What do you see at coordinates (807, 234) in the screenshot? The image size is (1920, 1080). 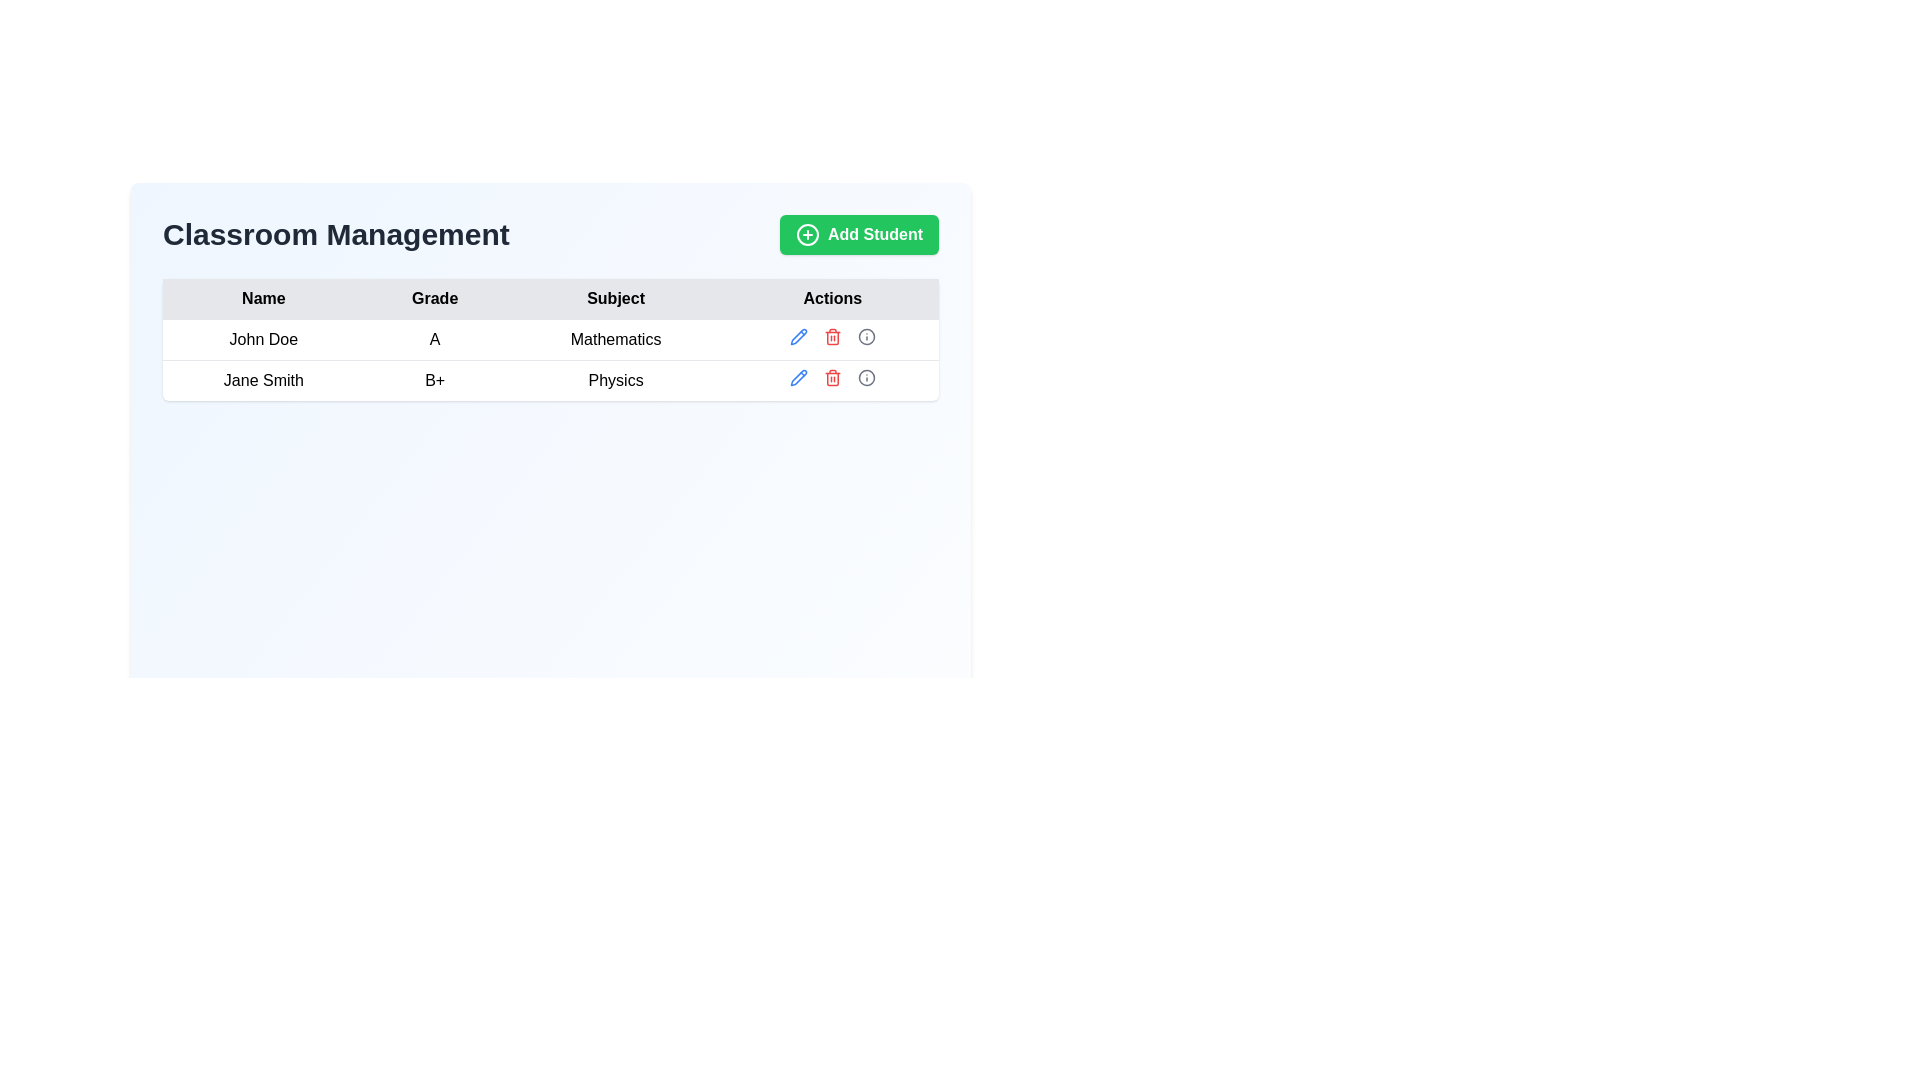 I see `the icon located on the left side of the 'Add Student' button, which is positioned in the top-right corner above the student records table` at bounding box center [807, 234].